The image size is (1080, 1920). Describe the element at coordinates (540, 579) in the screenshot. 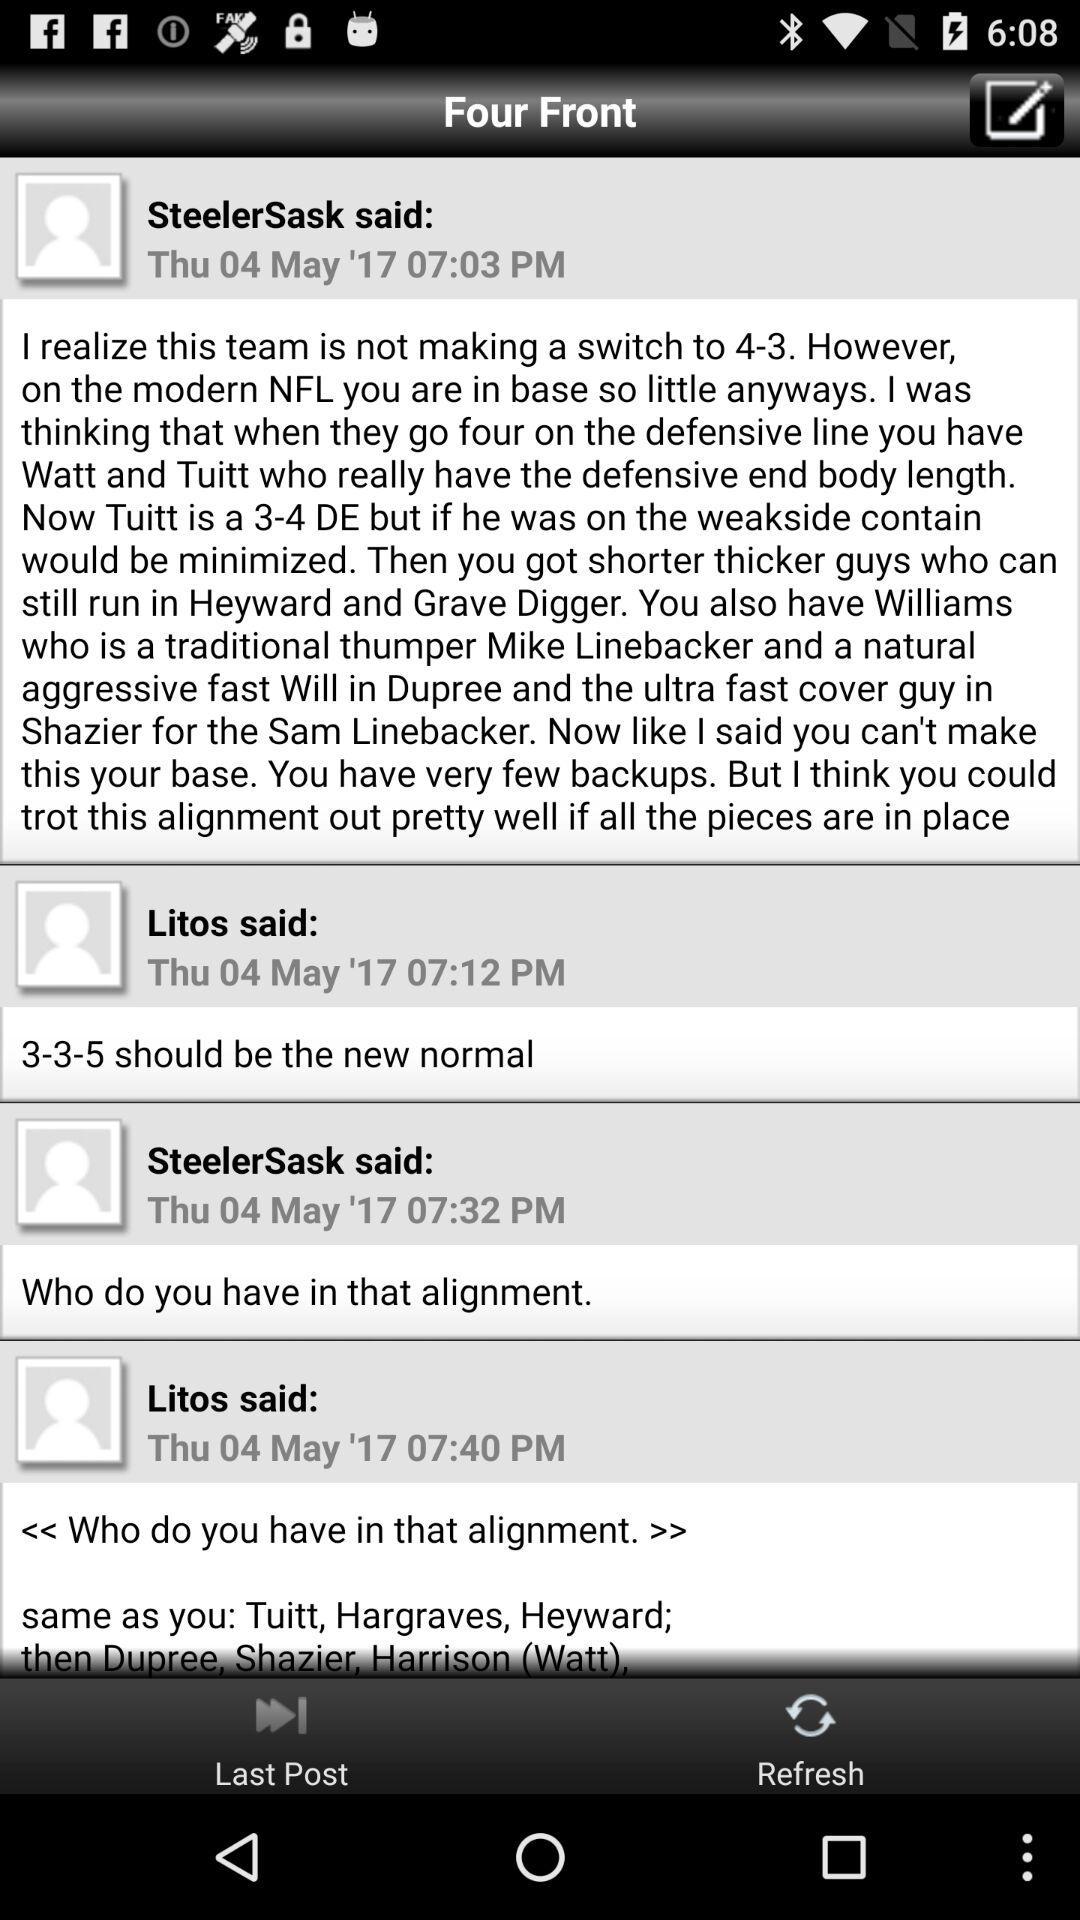

I see `i realize this` at that location.